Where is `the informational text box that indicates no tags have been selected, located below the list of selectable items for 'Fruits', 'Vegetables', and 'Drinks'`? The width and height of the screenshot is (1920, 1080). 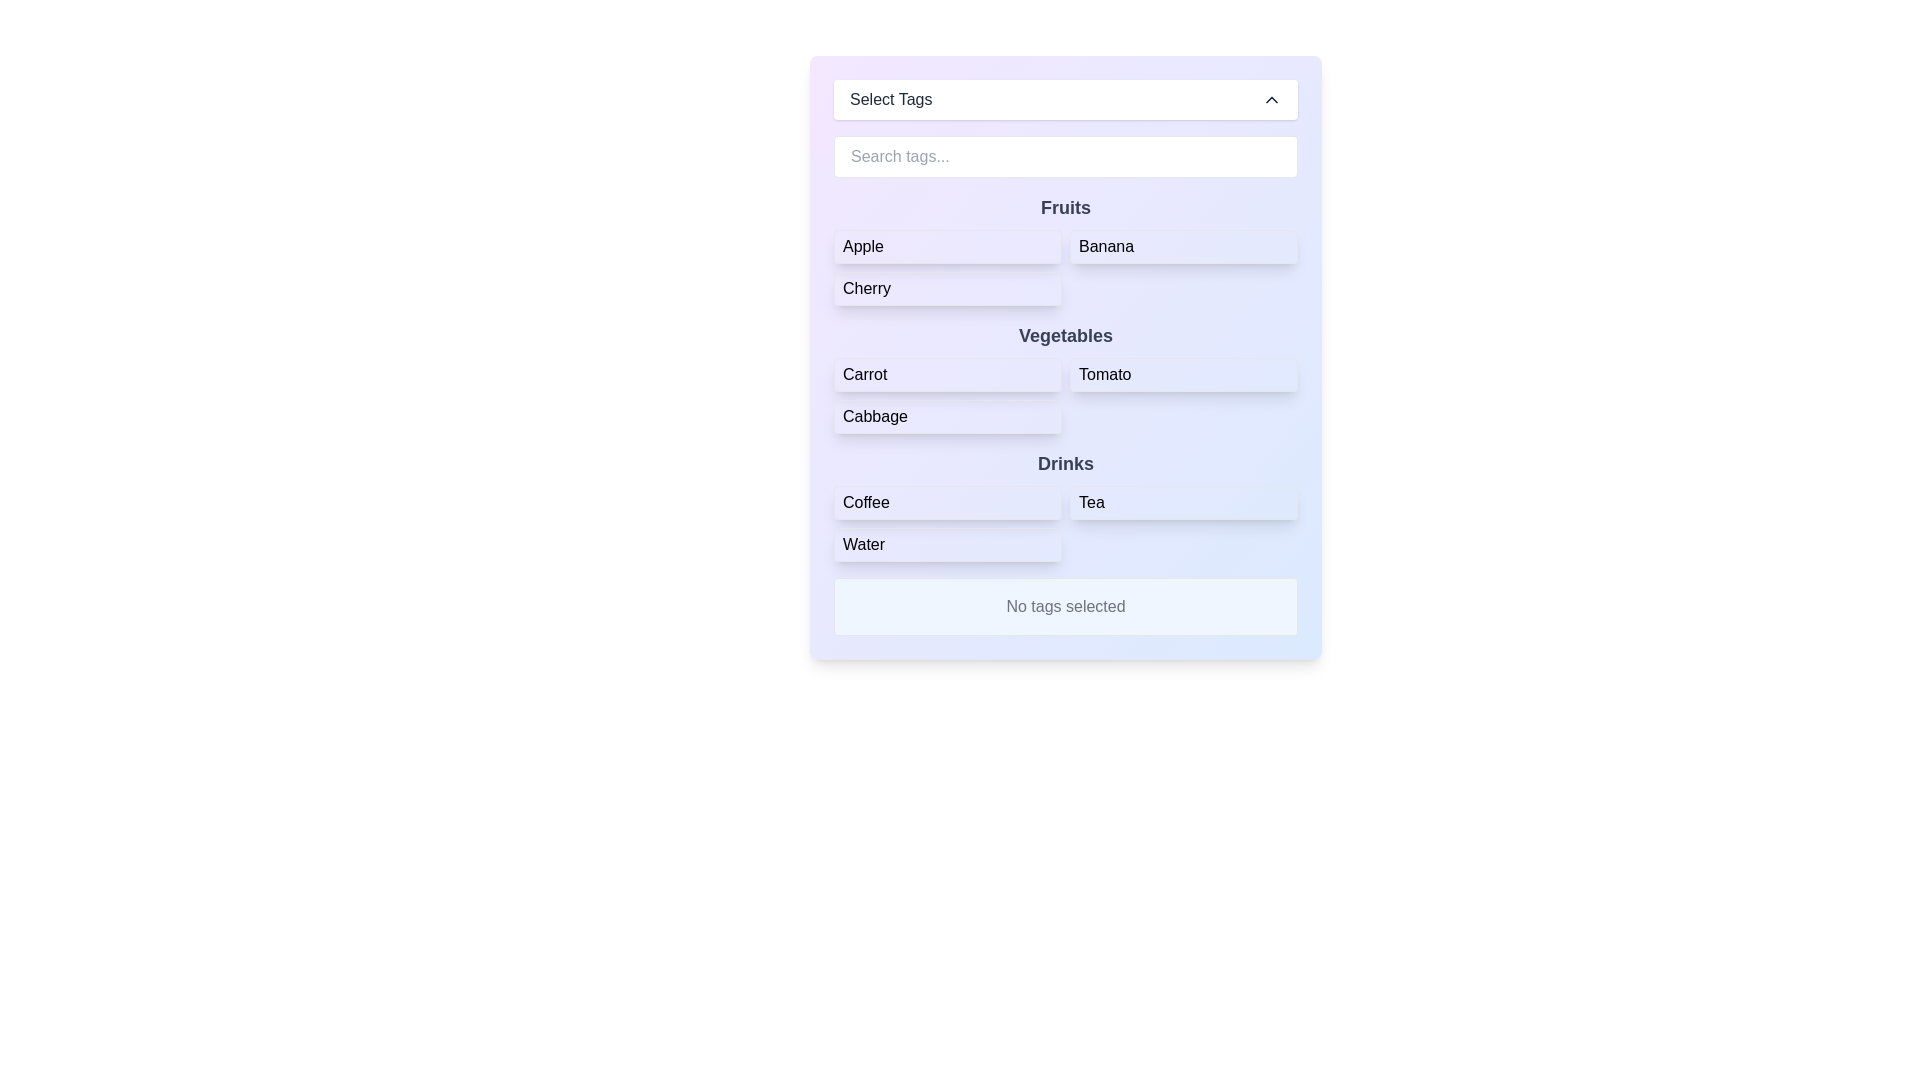 the informational text box that indicates no tags have been selected, located below the list of selectable items for 'Fruits', 'Vegetables', and 'Drinks' is located at coordinates (1064, 605).